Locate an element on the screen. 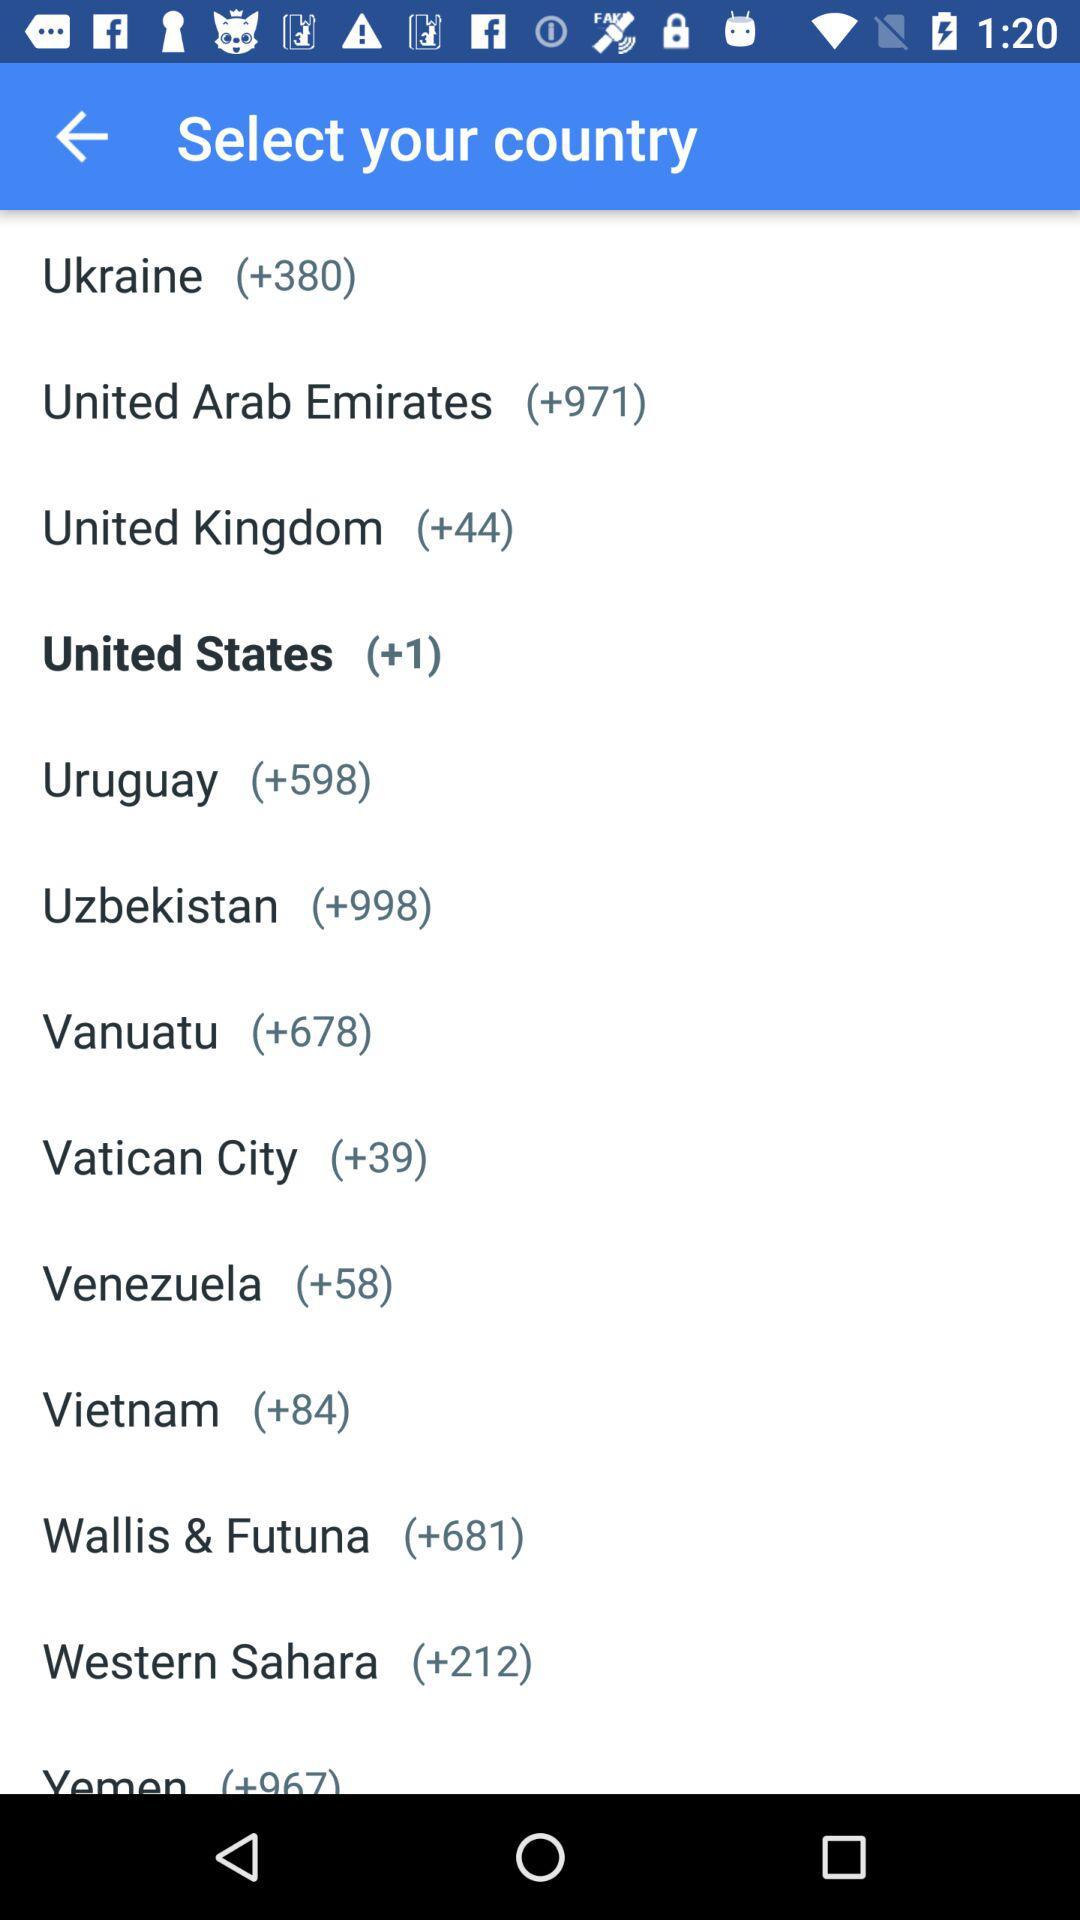 This screenshot has width=1080, height=1920. the united arab emirates icon is located at coordinates (266, 399).